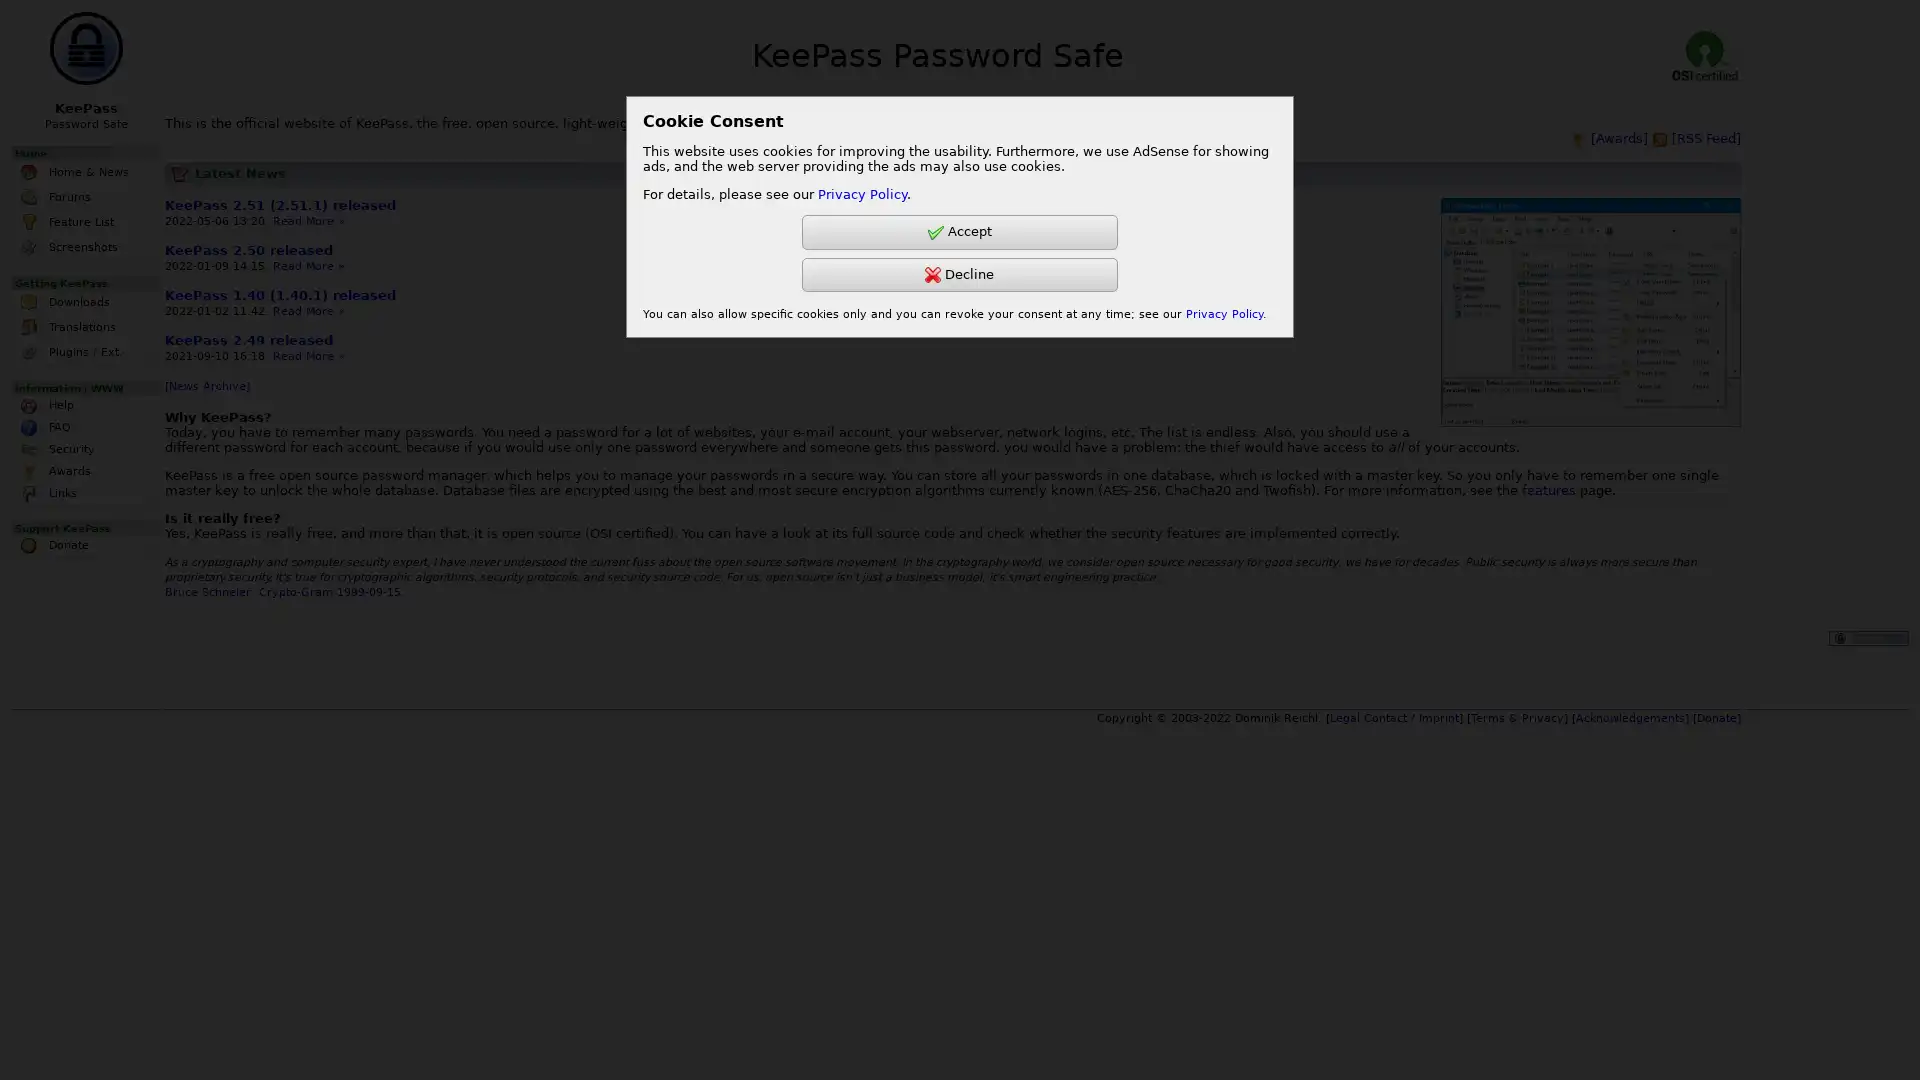  What do you see at coordinates (958, 274) in the screenshot?
I see `Decline` at bounding box center [958, 274].